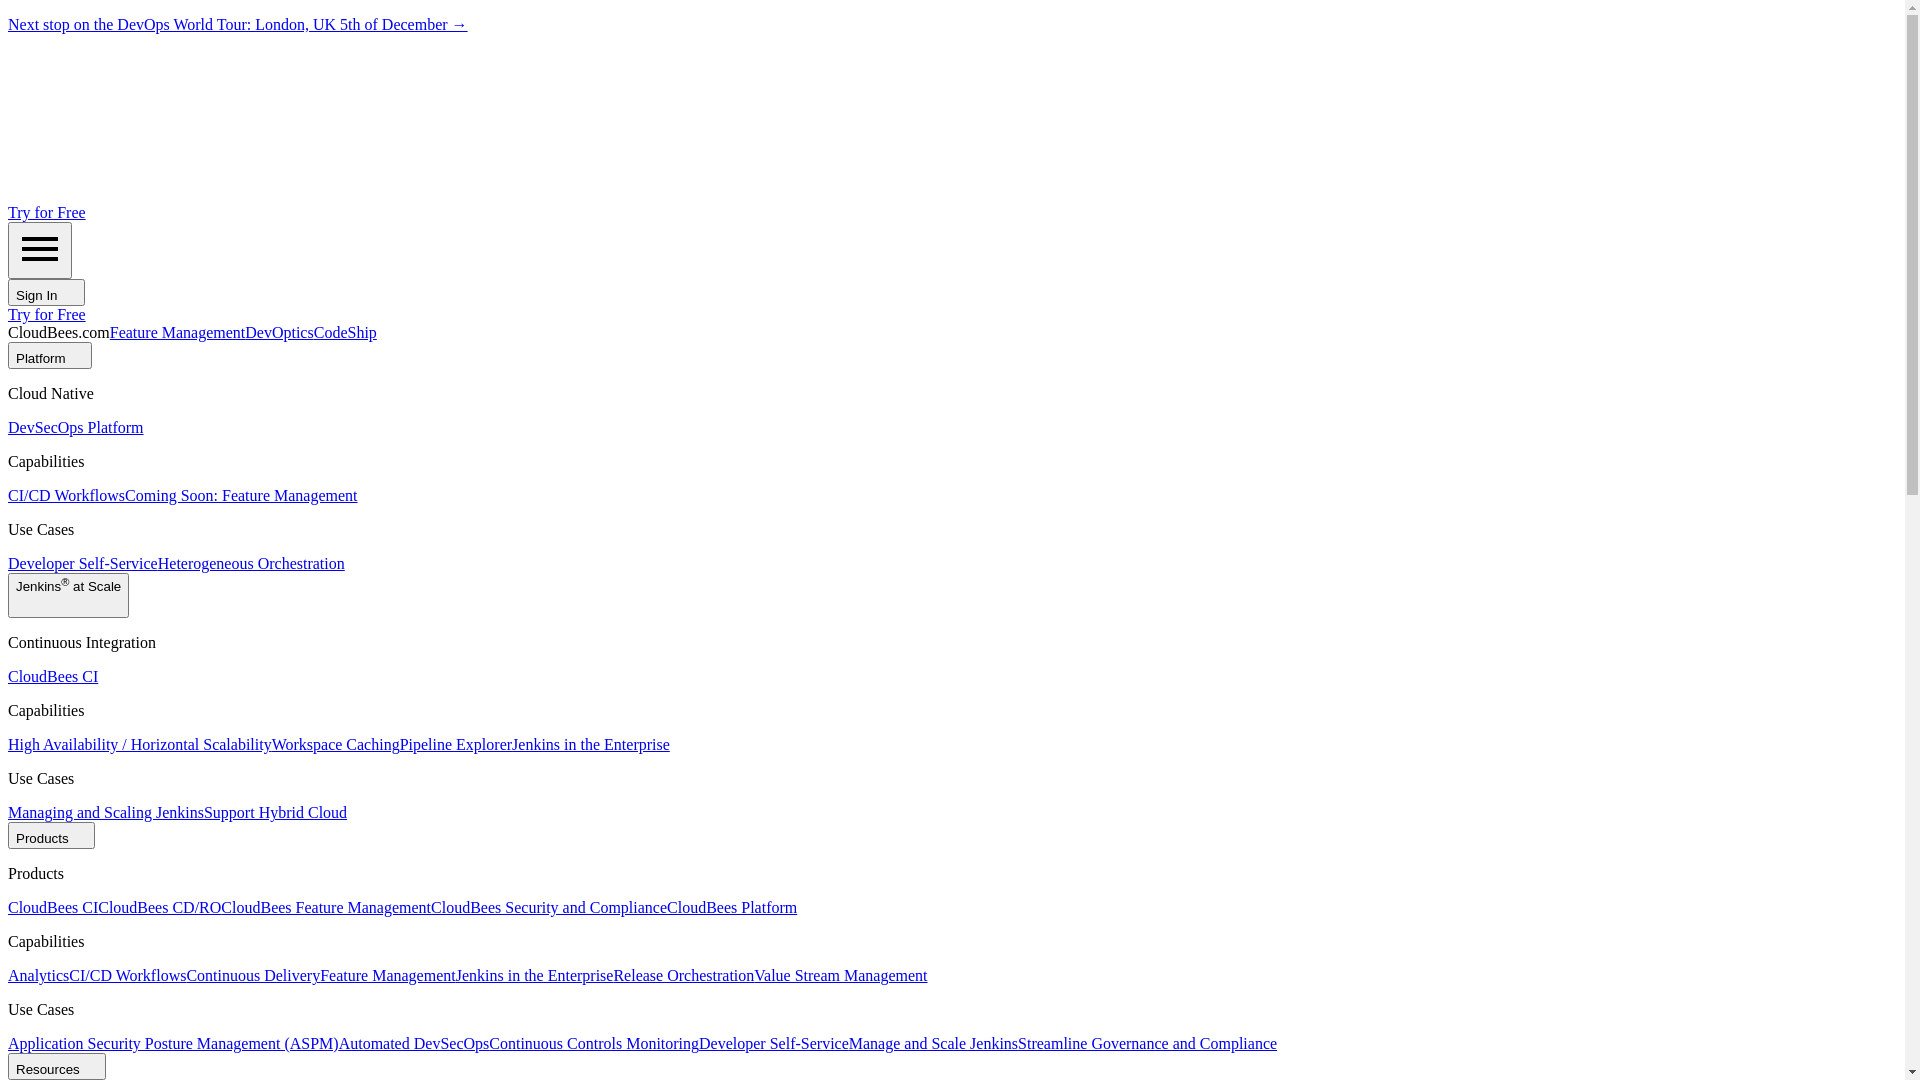 This screenshot has height=1080, width=1920. What do you see at coordinates (47, 314) in the screenshot?
I see `'Try for Free'` at bounding box center [47, 314].